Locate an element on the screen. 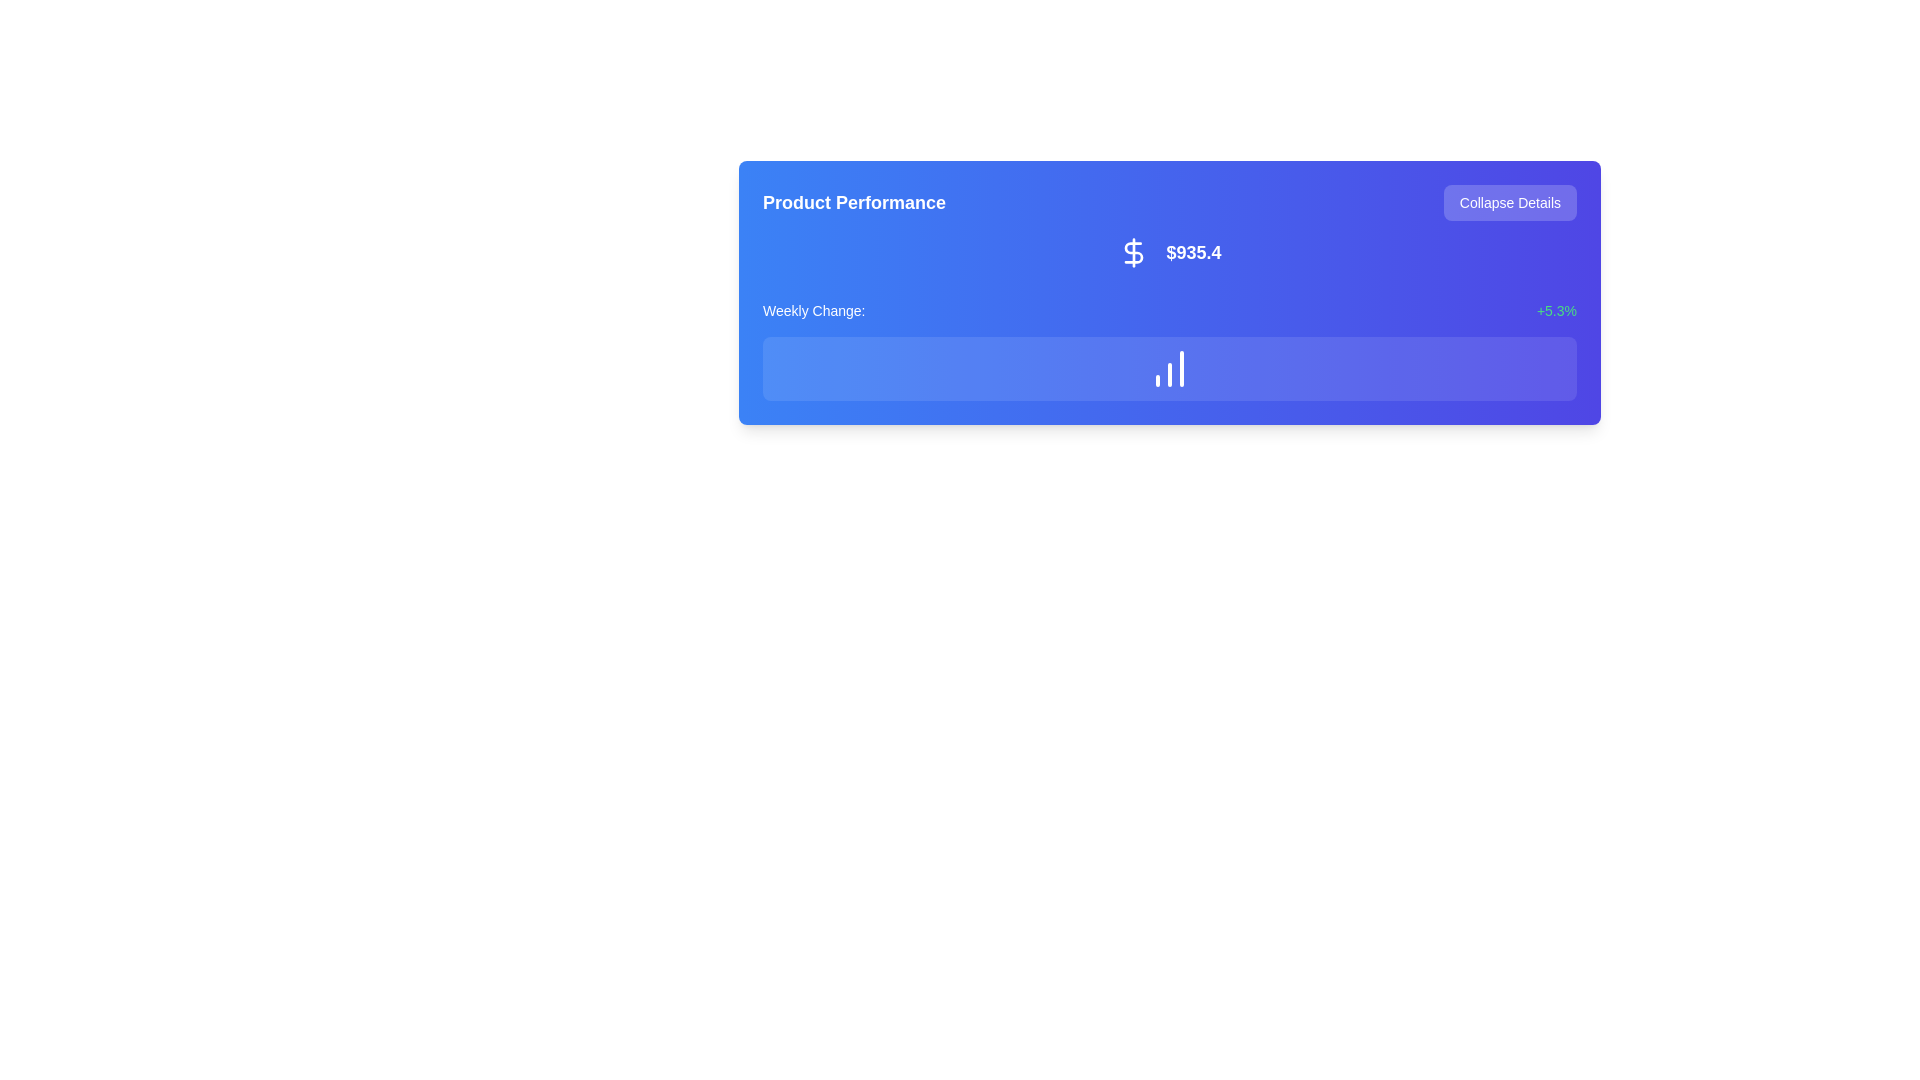 Image resolution: width=1920 pixels, height=1080 pixels. the button labeled 'Collapse Details' located in the top right corner of the blue 'Product Performance' card is located at coordinates (1510, 203).